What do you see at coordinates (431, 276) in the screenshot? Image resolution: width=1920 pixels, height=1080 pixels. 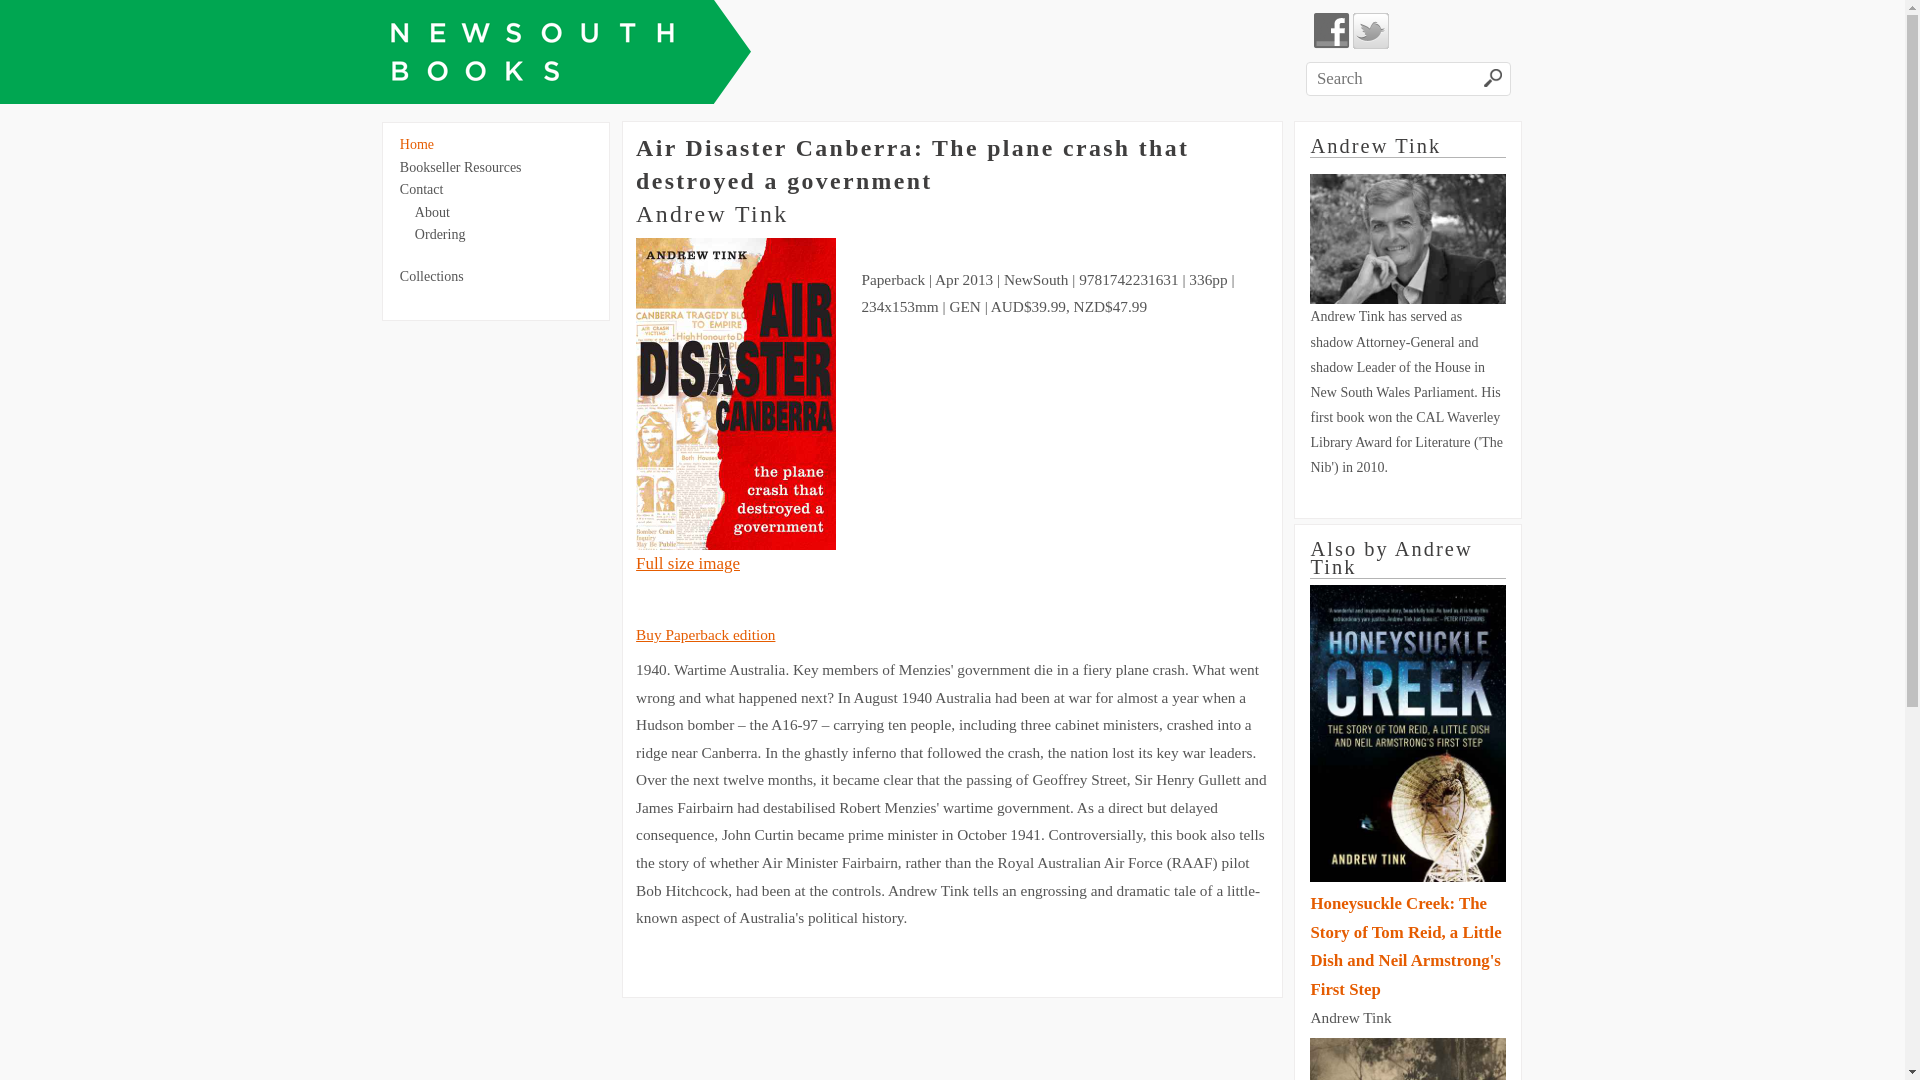 I see `'Collections'` at bounding box center [431, 276].